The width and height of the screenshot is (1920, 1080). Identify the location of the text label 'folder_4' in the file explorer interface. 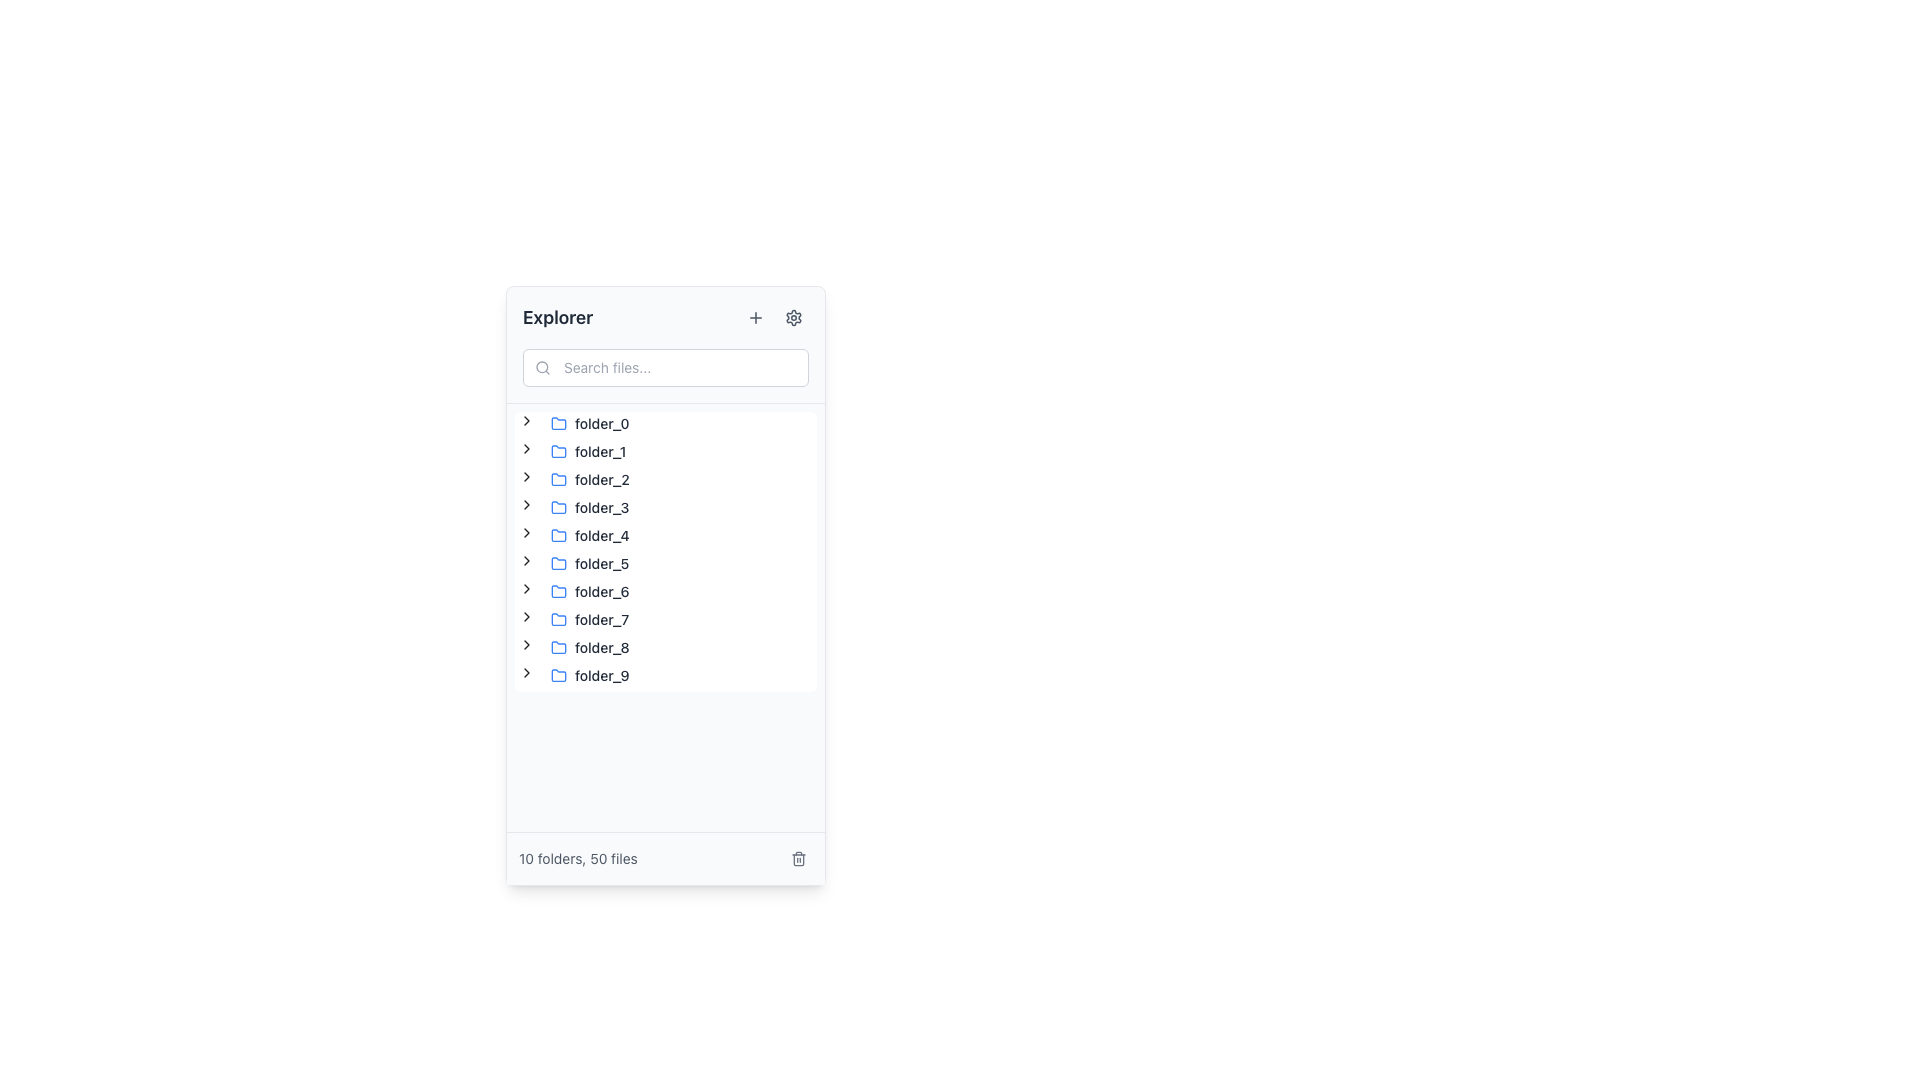
(601, 535).